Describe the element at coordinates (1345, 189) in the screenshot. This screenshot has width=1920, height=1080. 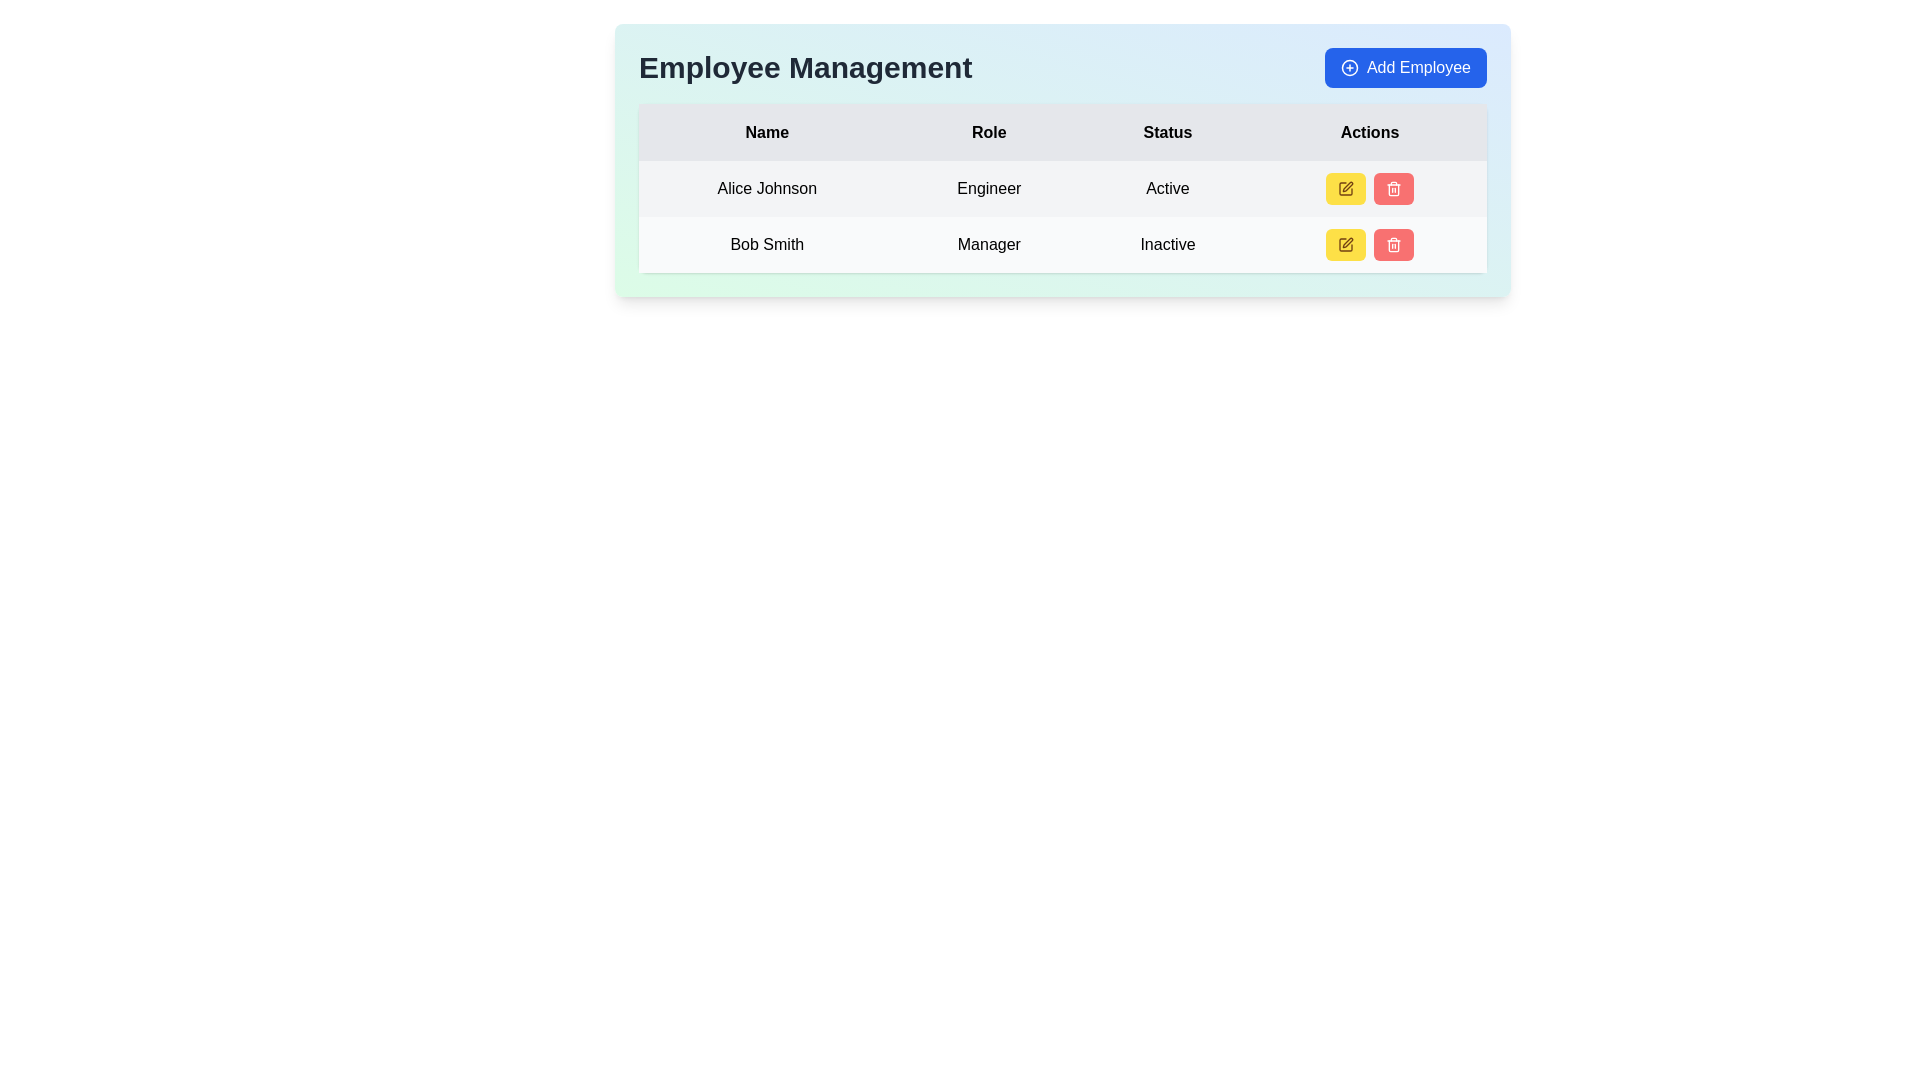
I see `the pen icon button in the 'Actions' column of the table under the 'Engineer - Active' row to initiate editing` at that location.